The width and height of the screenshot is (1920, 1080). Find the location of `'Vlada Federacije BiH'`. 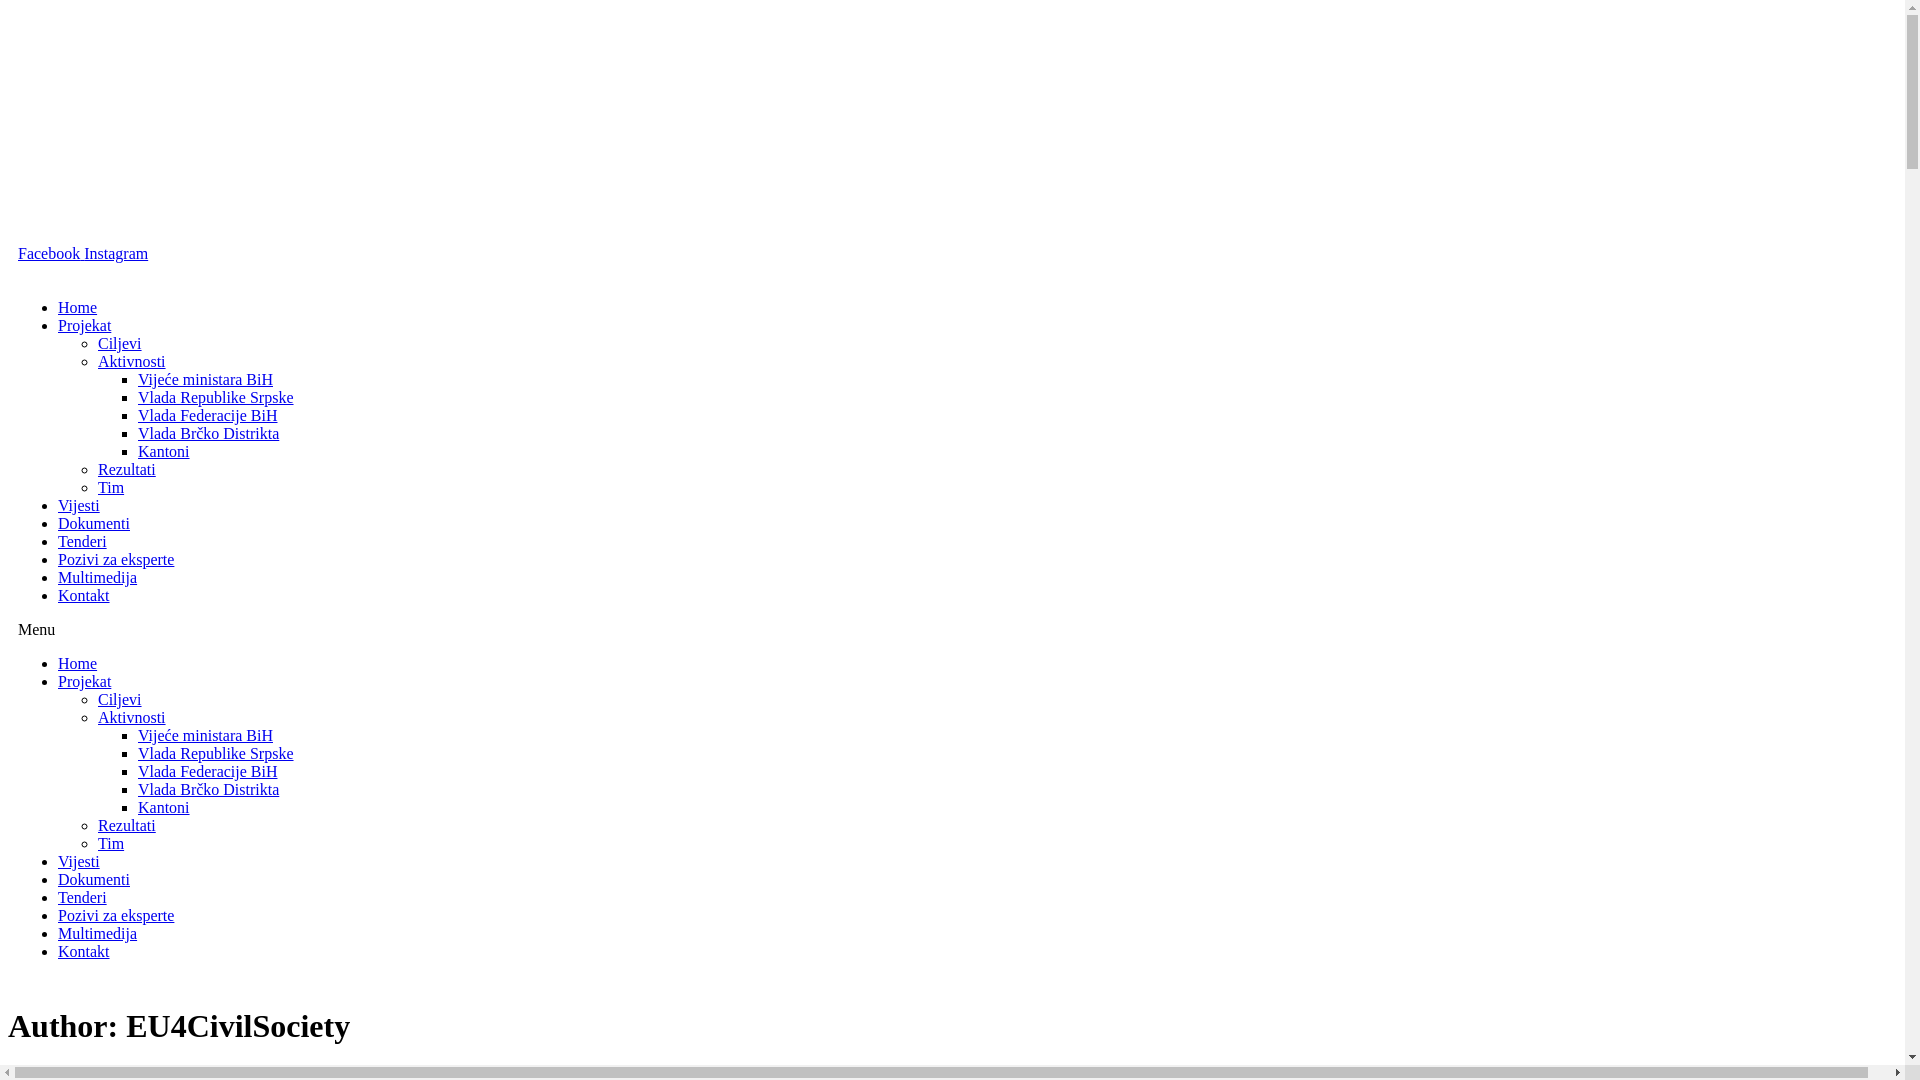

'Vlada Federacije BiH' is located at coordinates (207, 770).